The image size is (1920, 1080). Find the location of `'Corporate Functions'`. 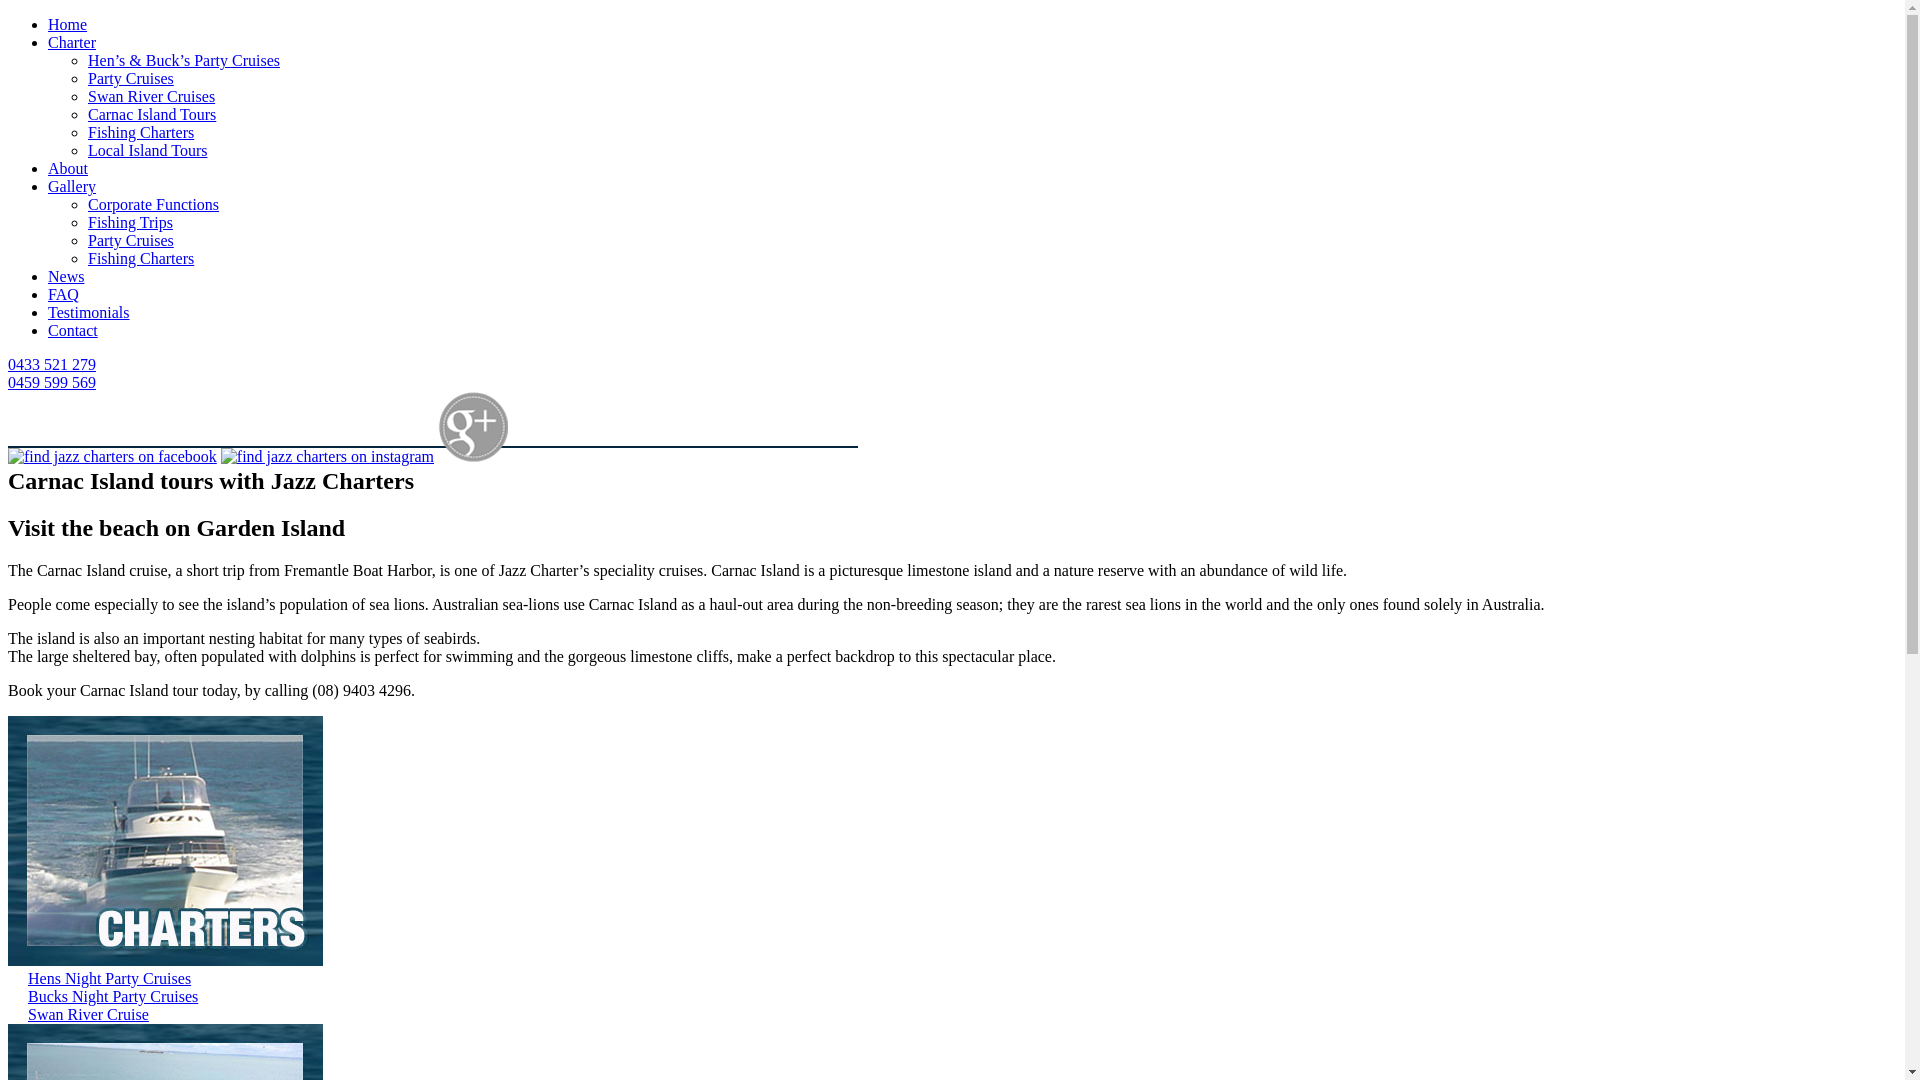

'Corporate Functions' is located at coordinates (152, 204).